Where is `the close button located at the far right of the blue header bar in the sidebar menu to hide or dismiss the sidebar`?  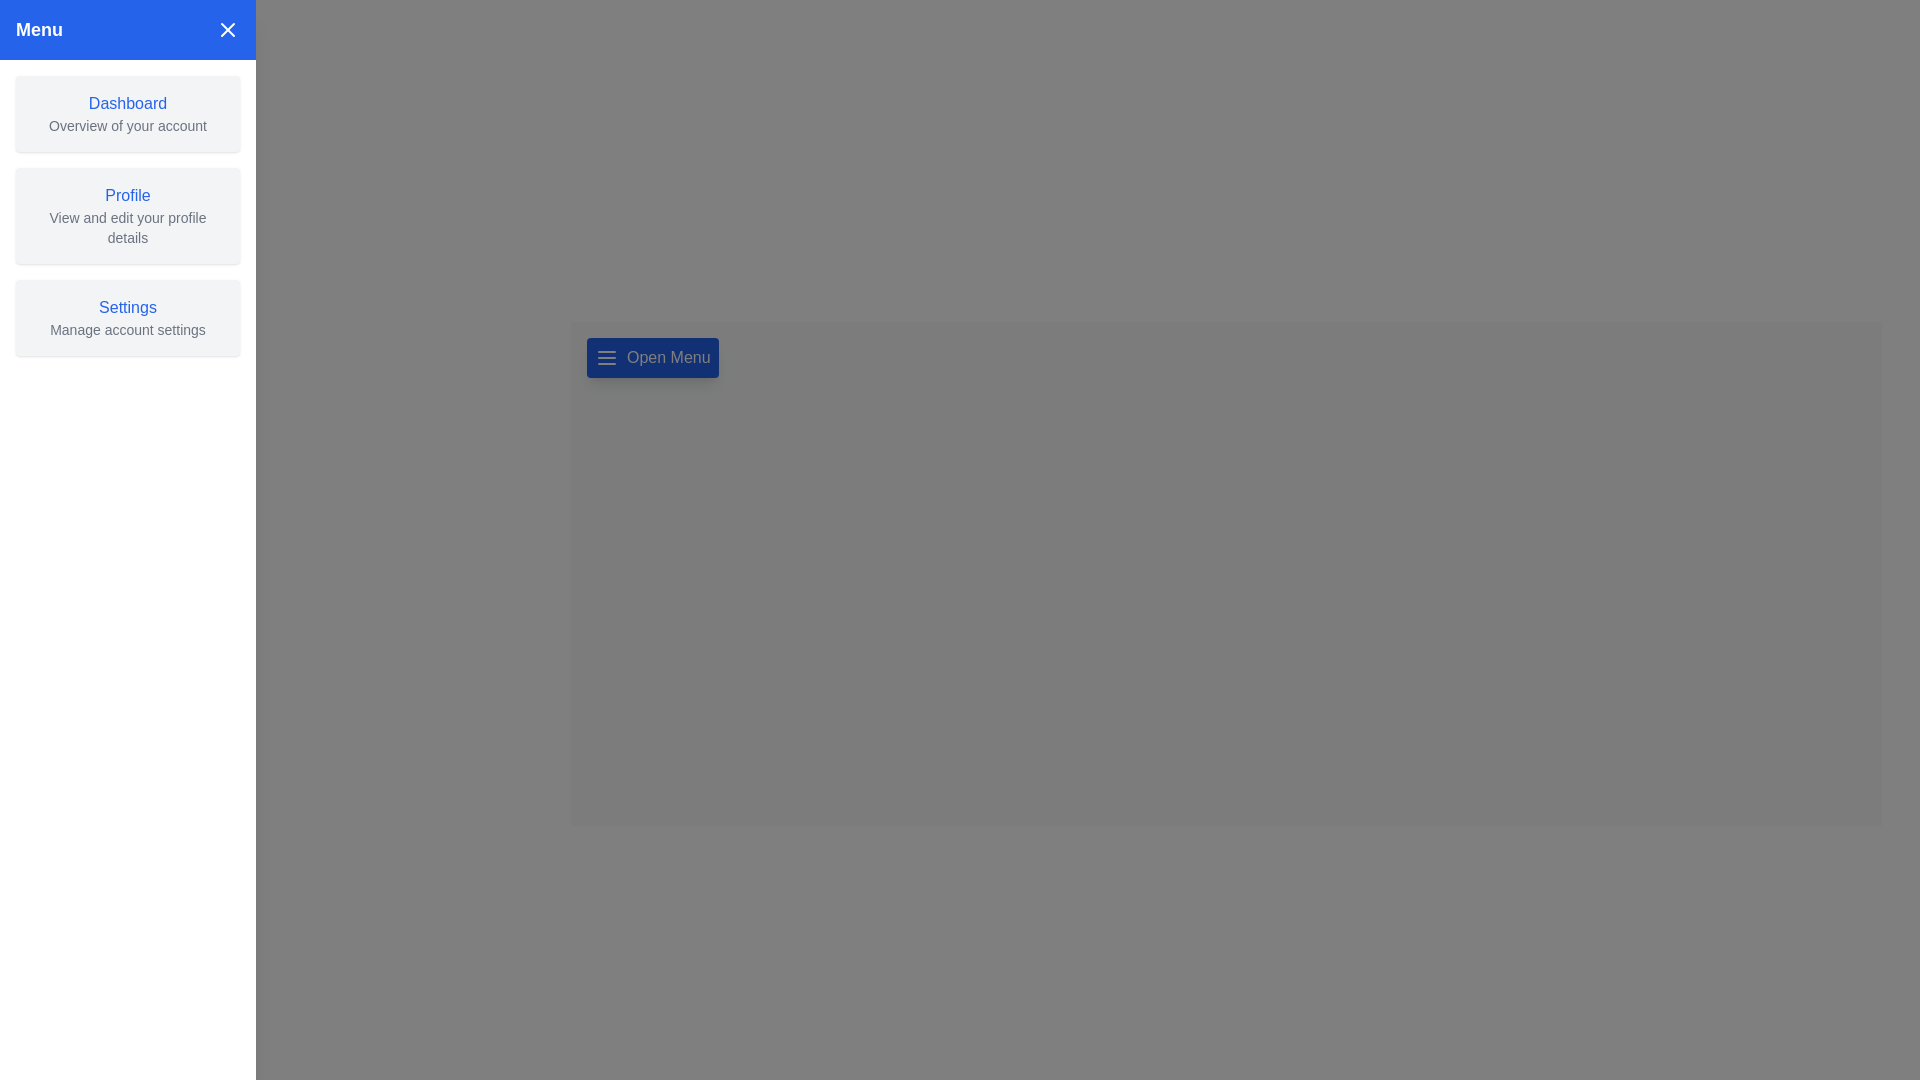 the close button located at the far right of the blue header bar in the sidebar menu to hide or dismiss the sidebar is located at coordinates (227, 30).